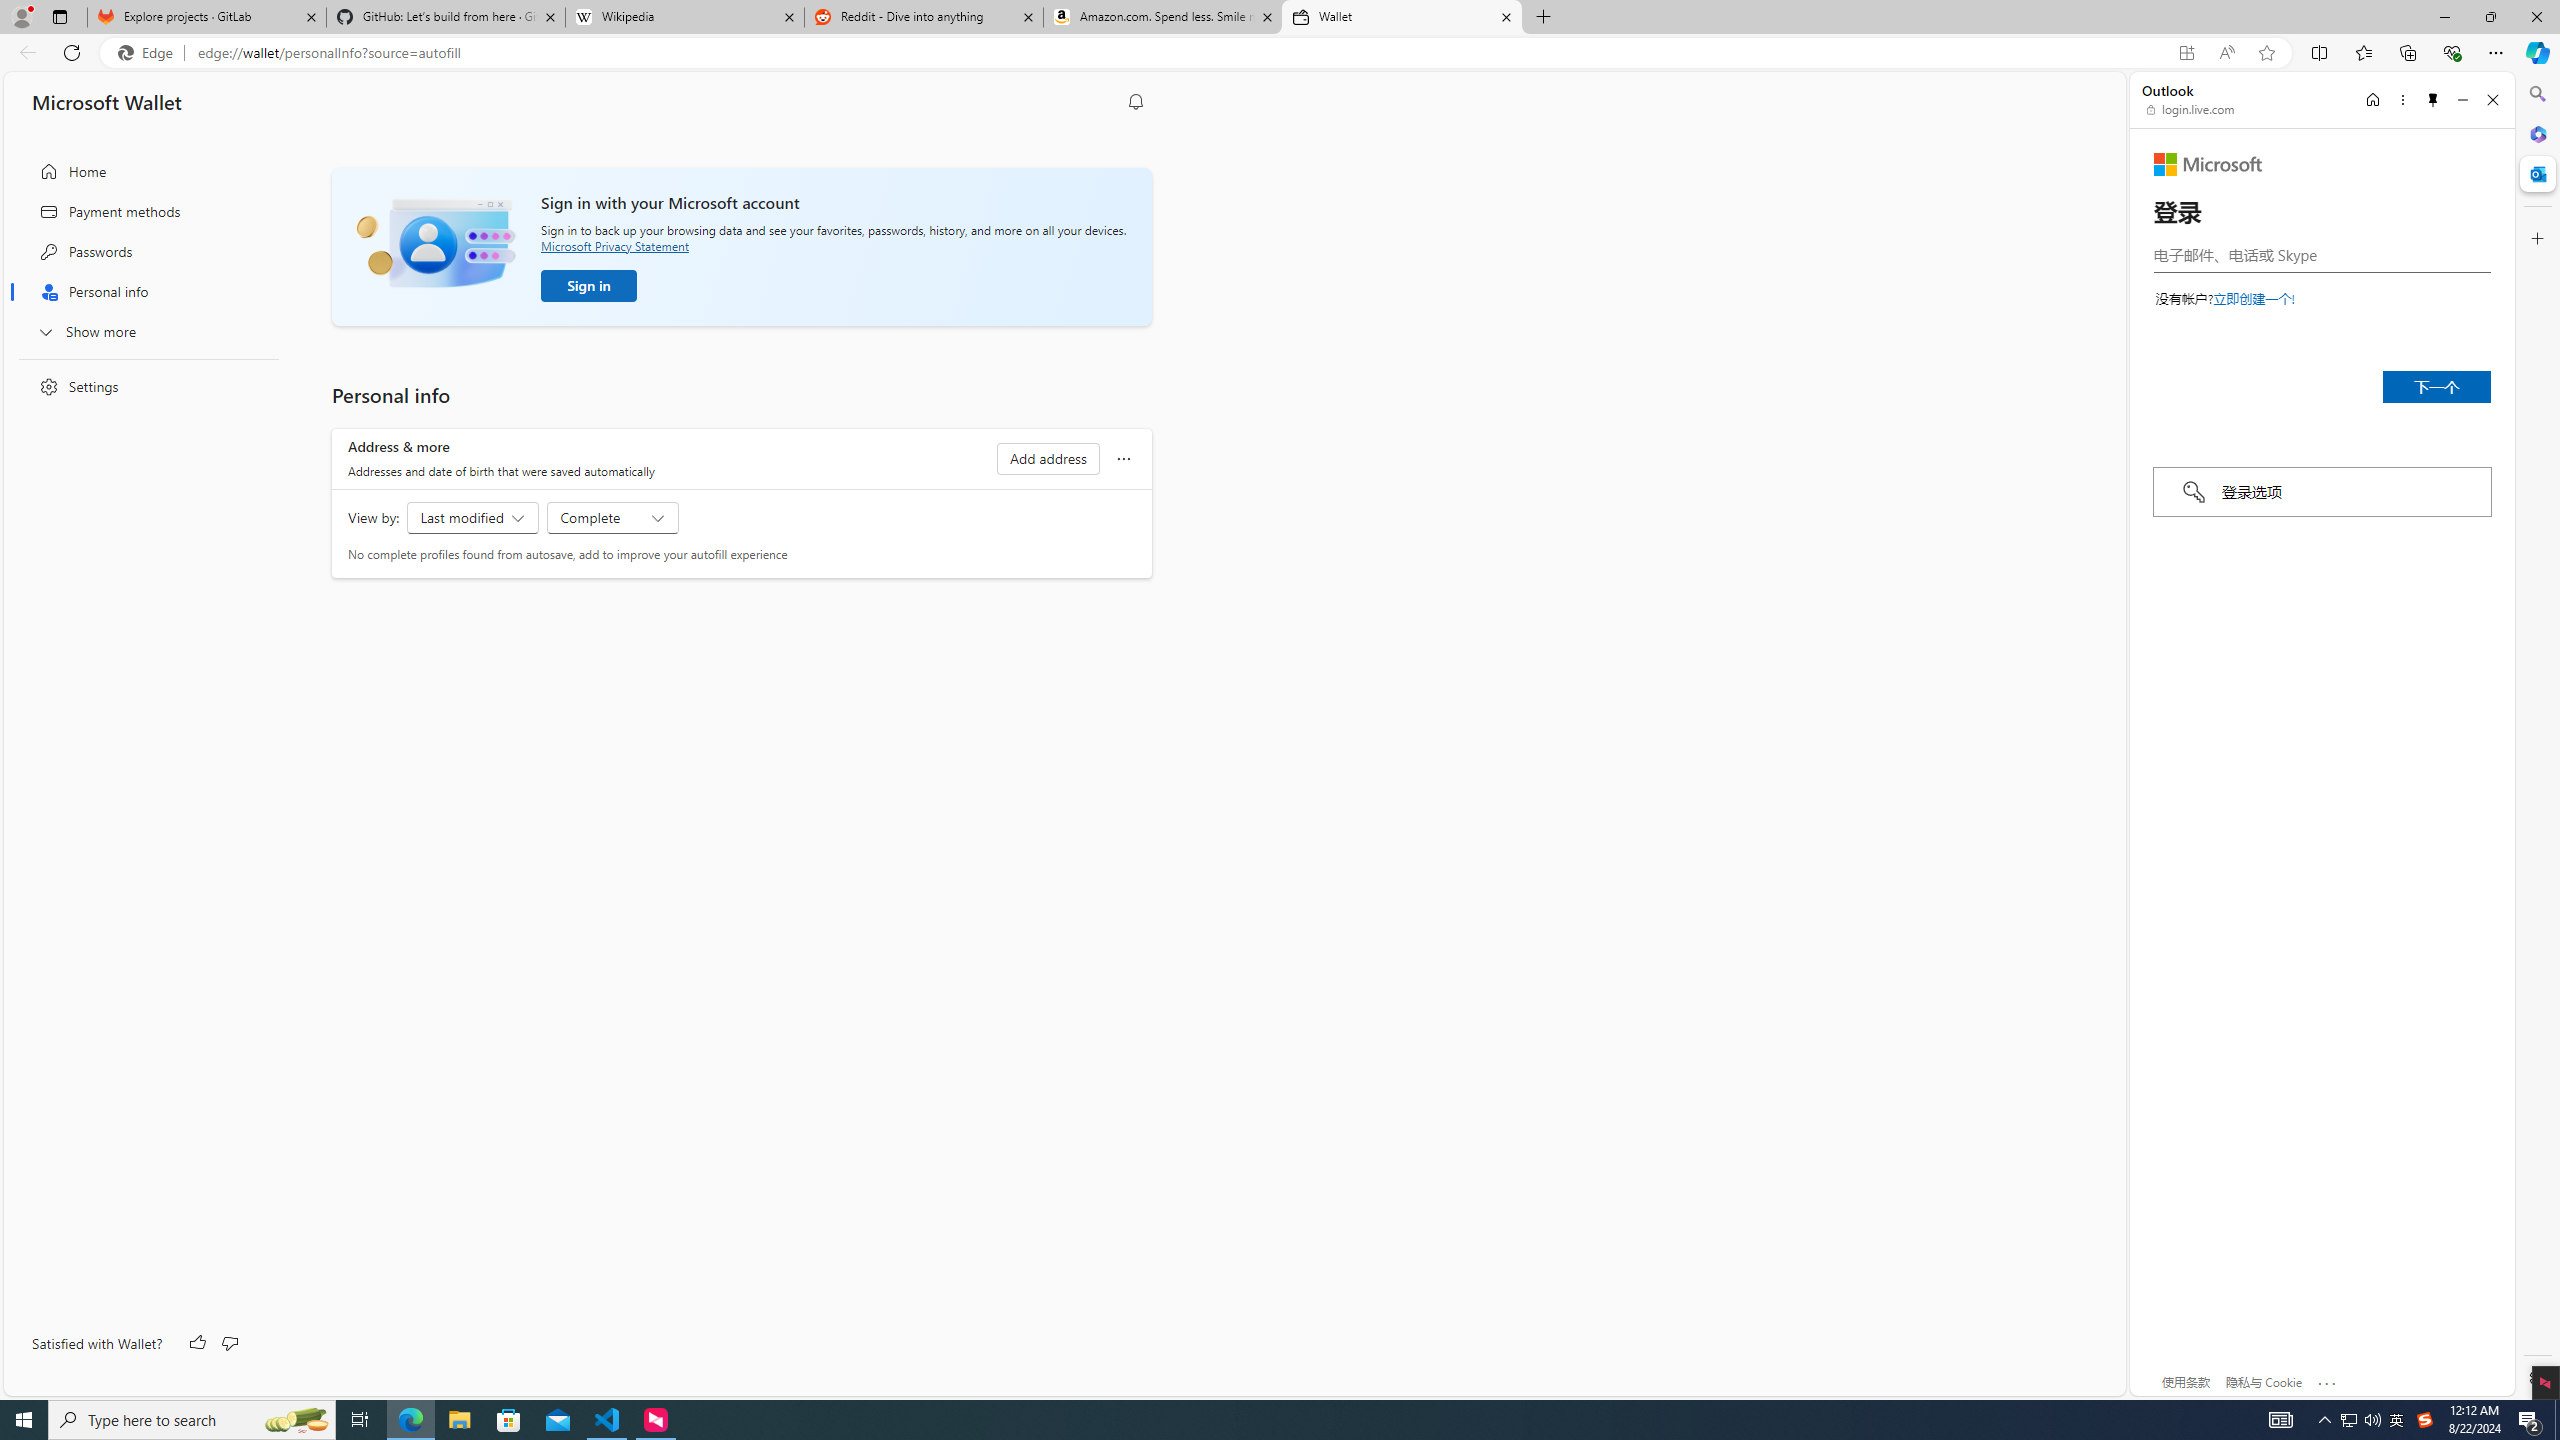  What do you see at coordinates (142, 211) in the screenshot?
I see `'Payment methods'` at bounding box center [142, 211].